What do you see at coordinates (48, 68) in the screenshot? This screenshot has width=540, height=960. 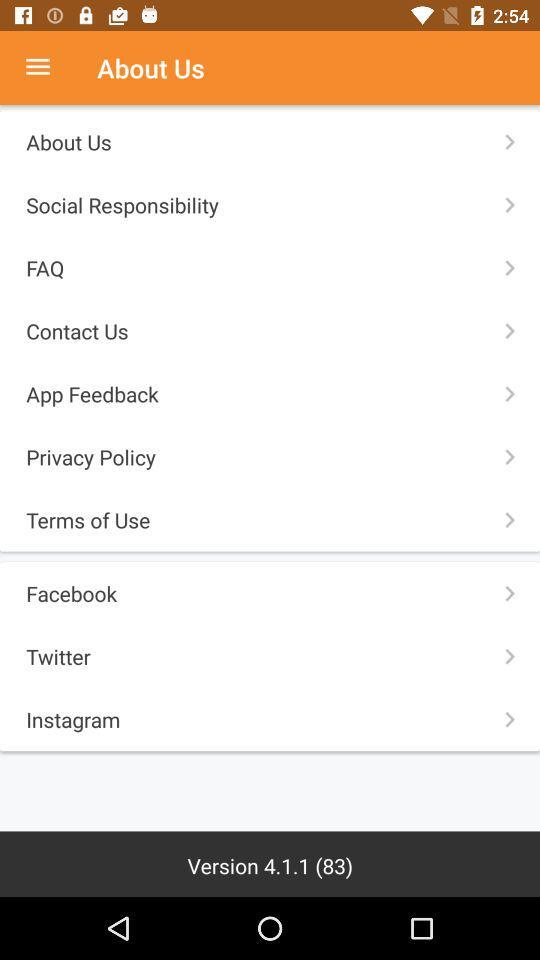 I see `more options` at bounding box center [48, 68].